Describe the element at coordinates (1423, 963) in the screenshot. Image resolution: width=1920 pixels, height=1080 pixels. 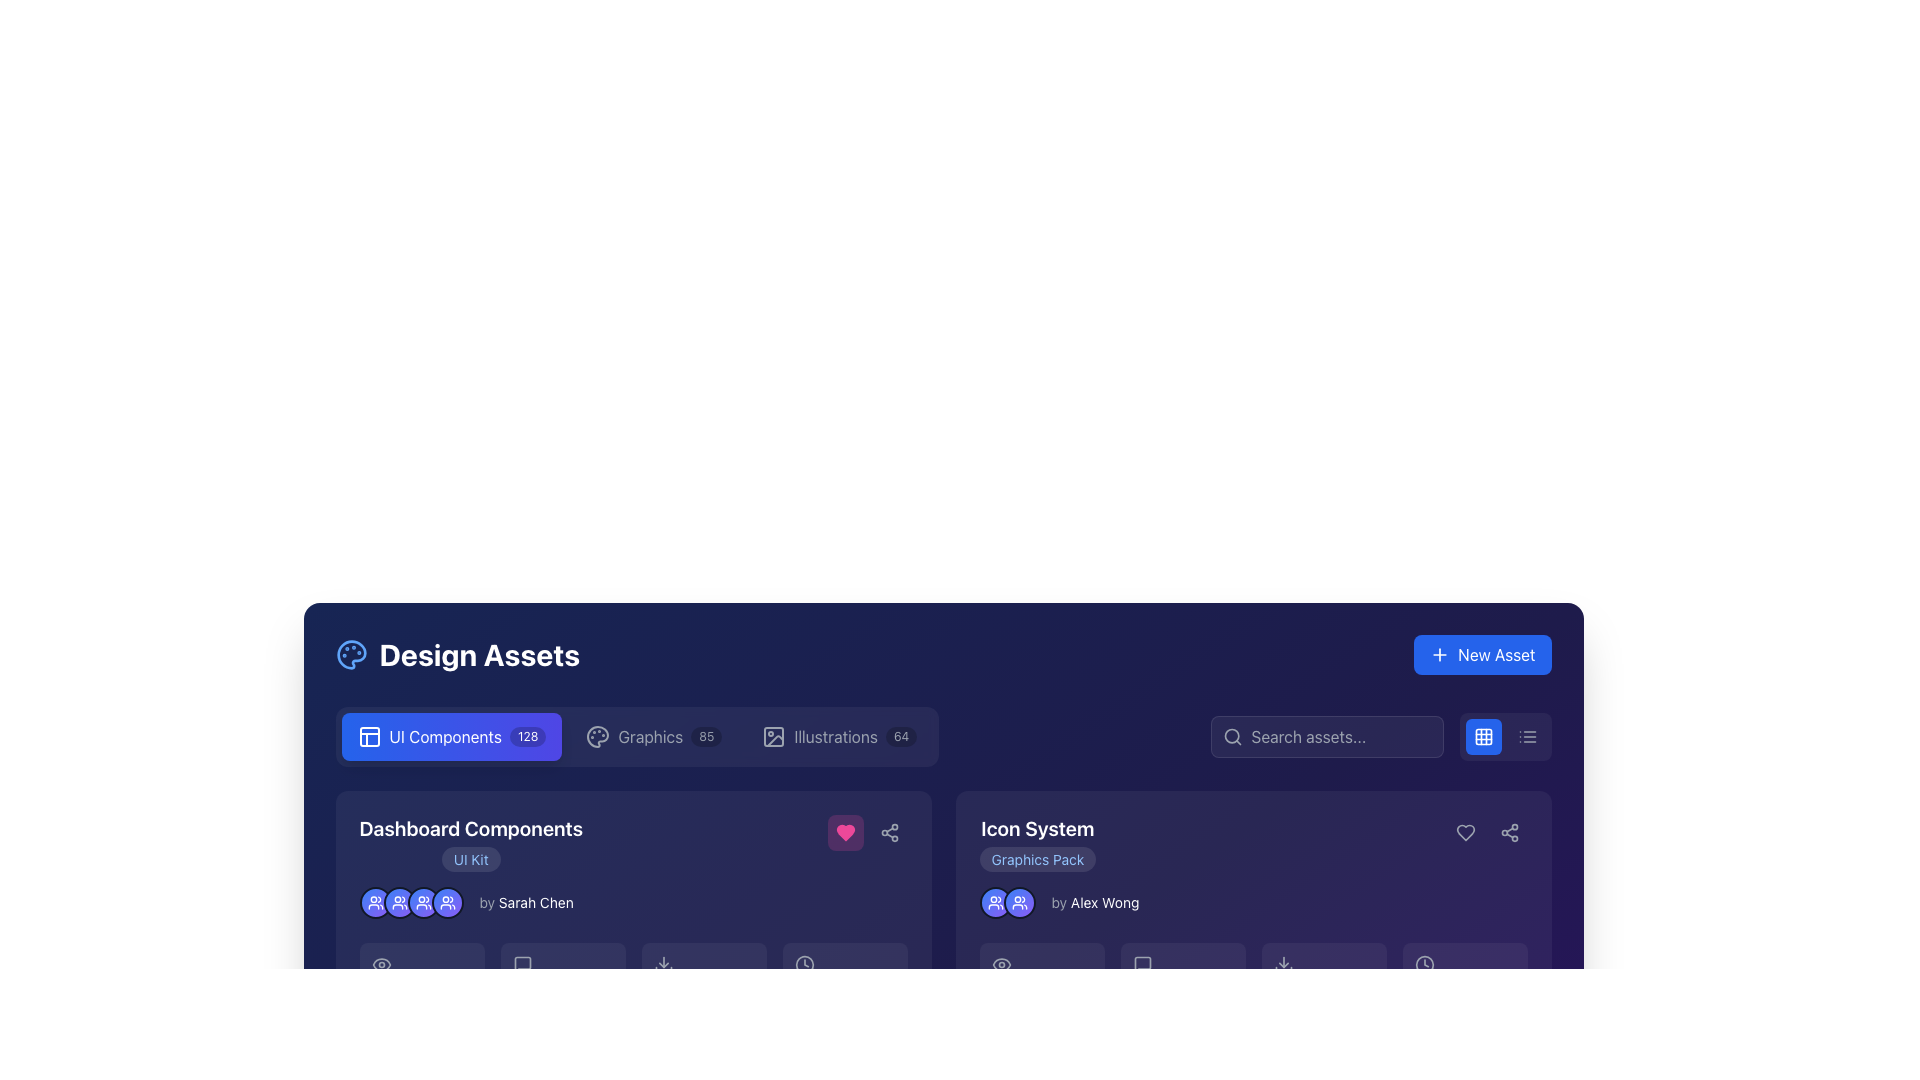
I see `the graphical element within the clock icon, which serves as a visual indicator of the clock's face, located in the upper right section of the interface` at that location.